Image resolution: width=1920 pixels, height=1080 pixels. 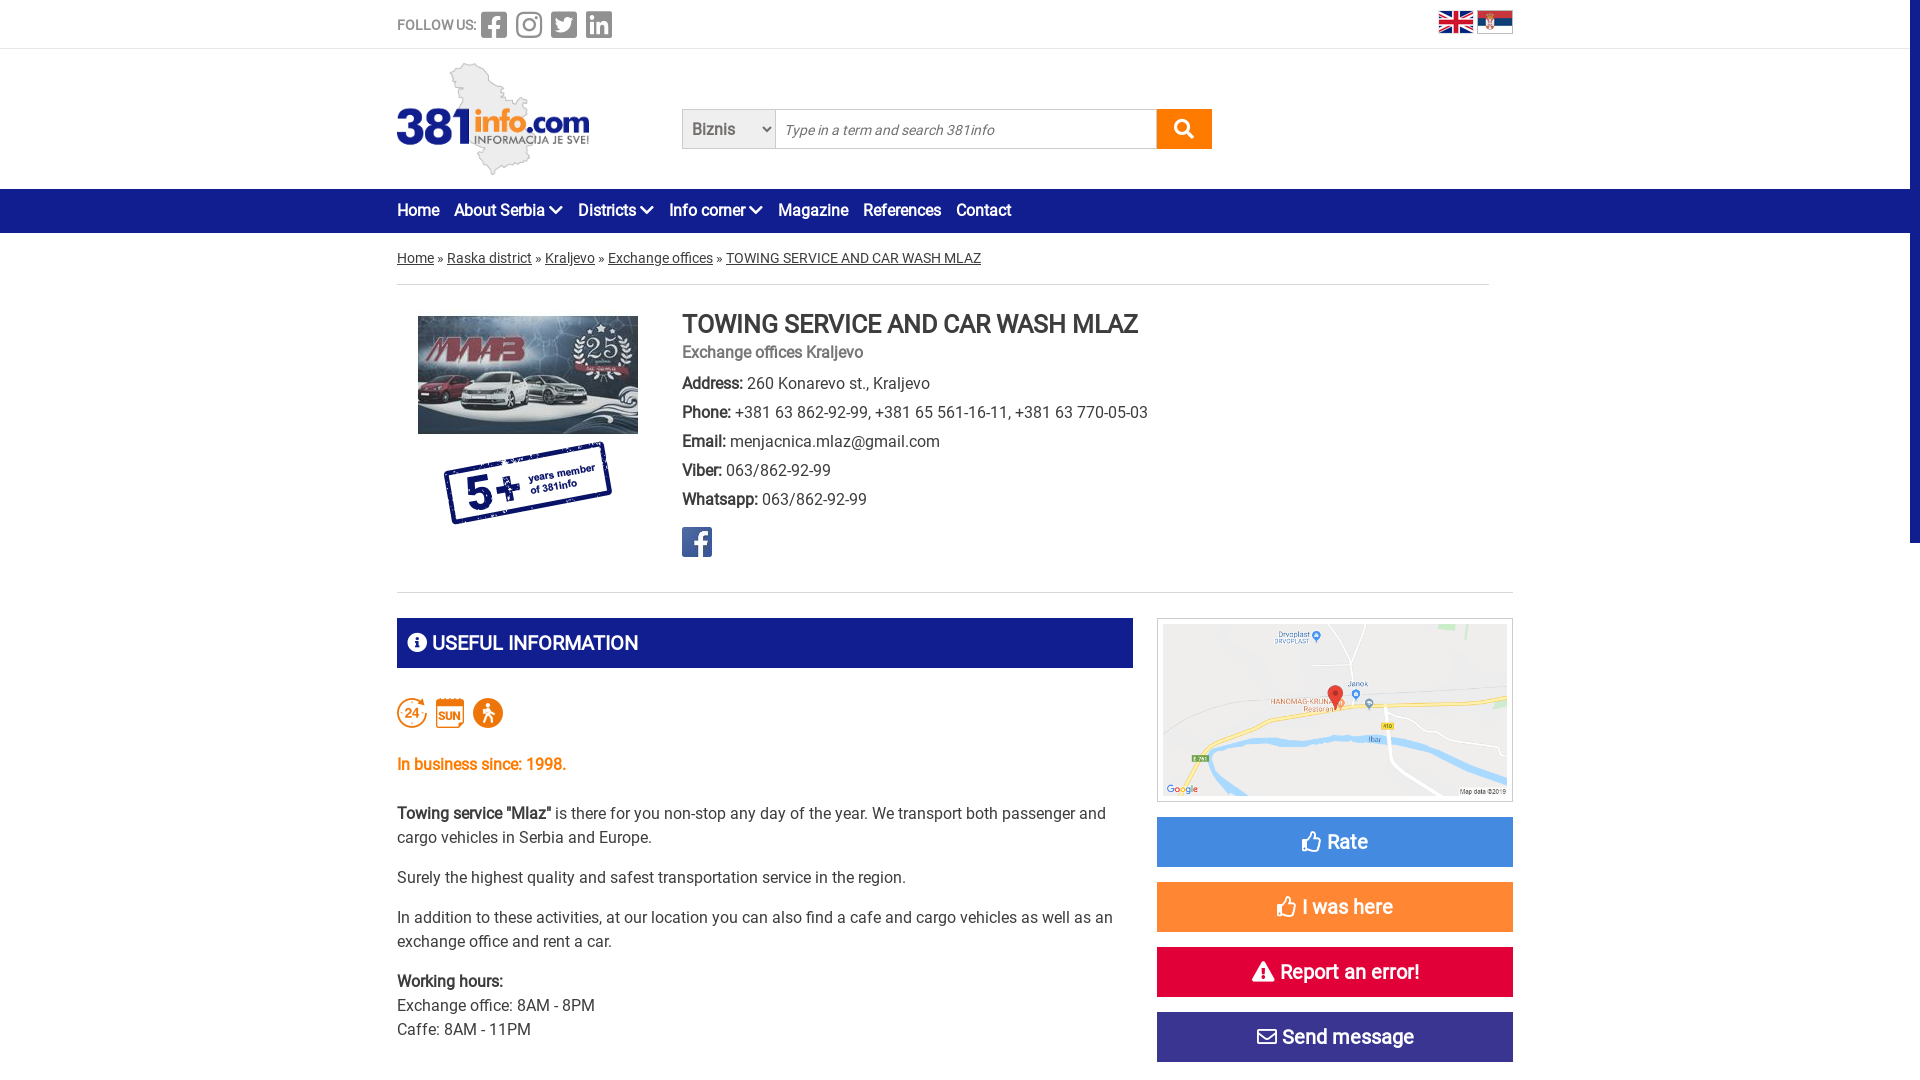 I want to click on '063/862-92-99', so click(x=777, y=470).